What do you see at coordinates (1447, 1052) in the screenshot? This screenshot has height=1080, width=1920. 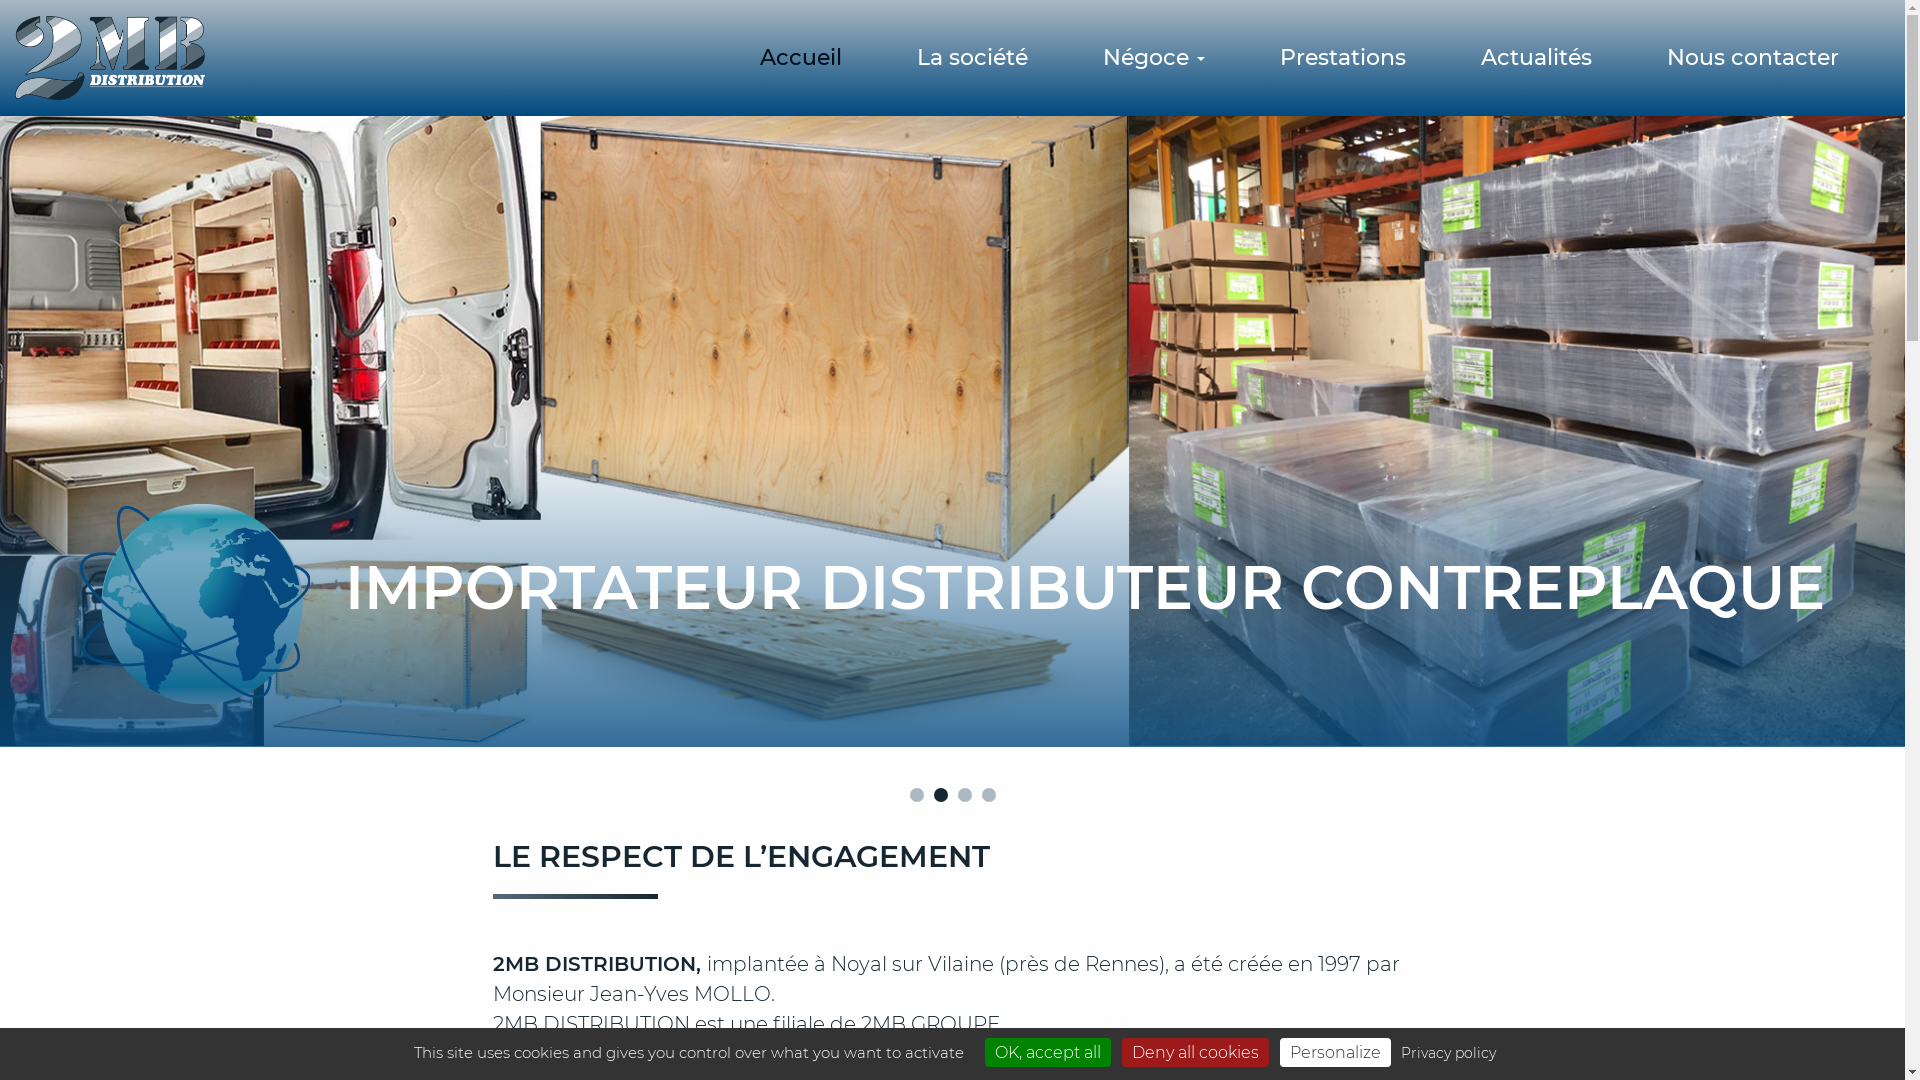 I see `'Privacy policy'` at bounding box center [1447, 1052].